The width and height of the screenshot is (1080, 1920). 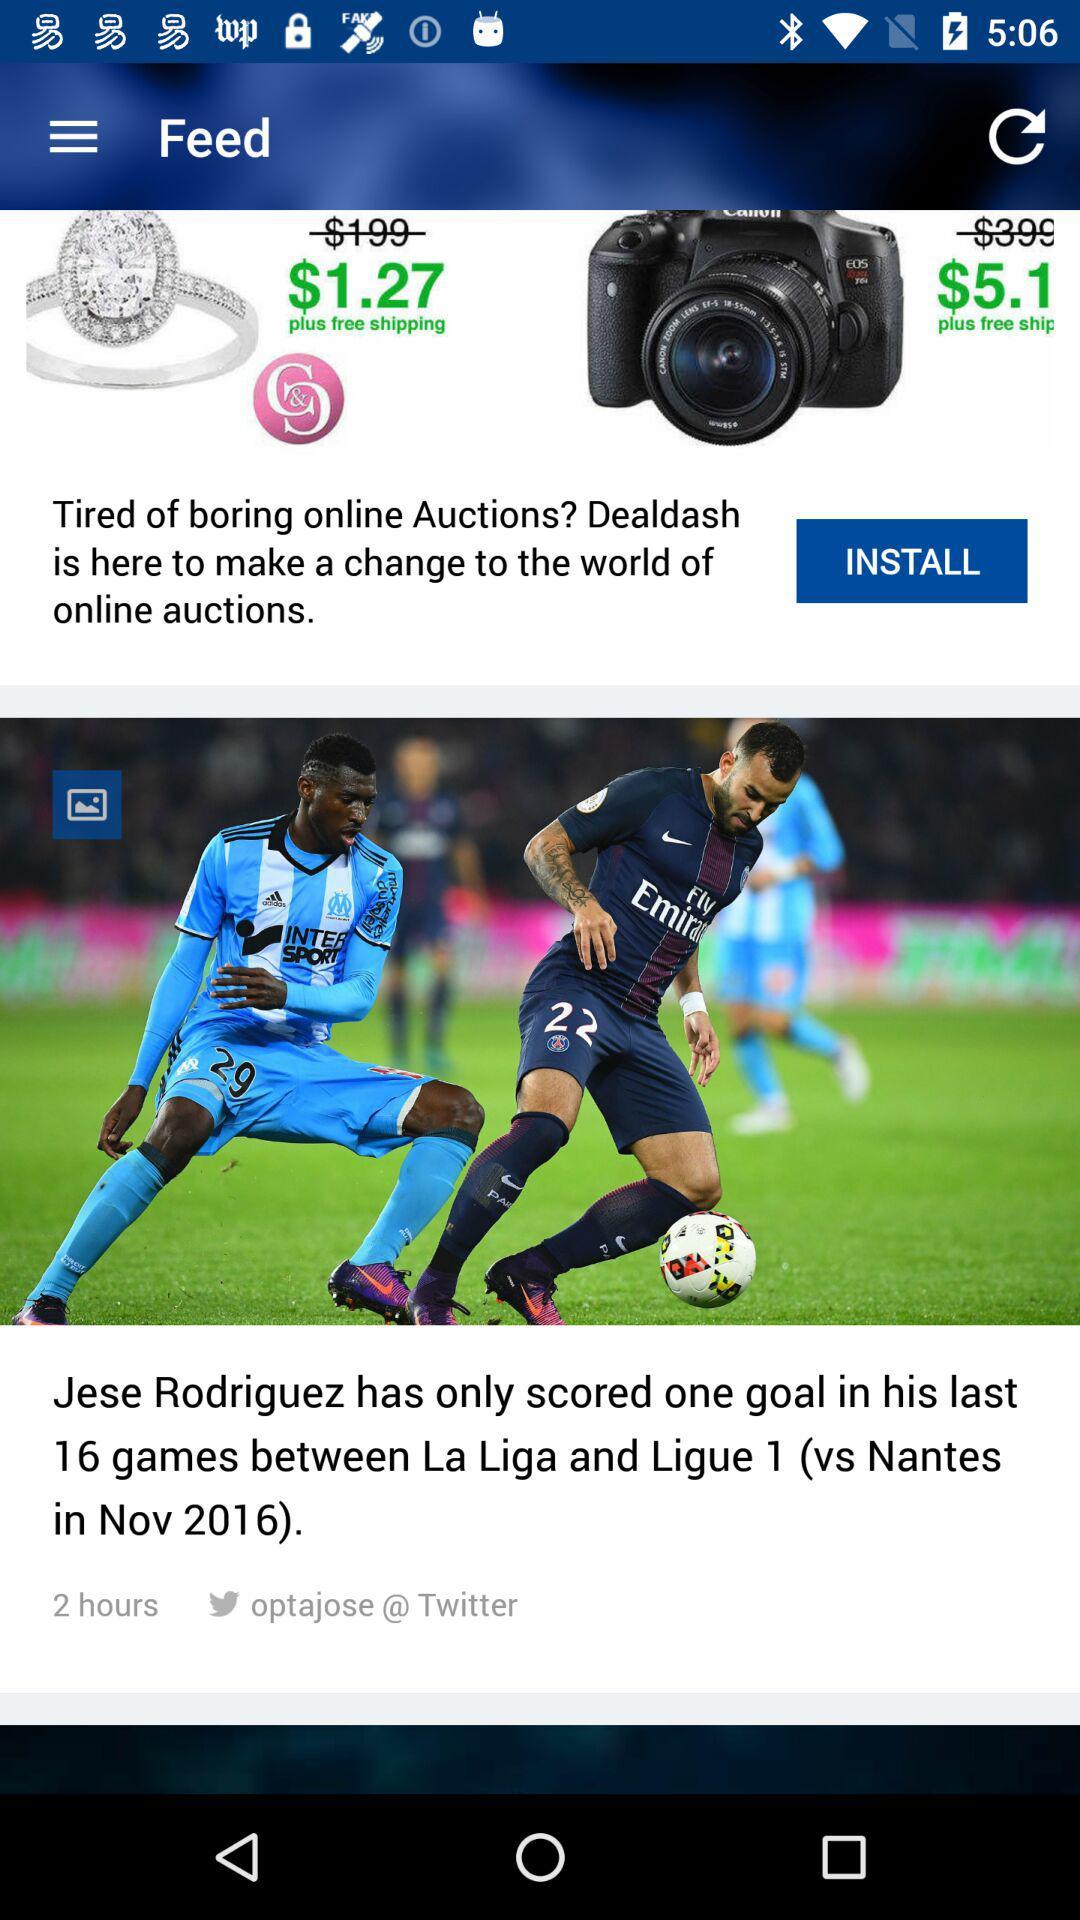 What do you see at coordinates (412, 560) in the screenshot?
I see `icon next to install item` at bounding box center [412, 560].